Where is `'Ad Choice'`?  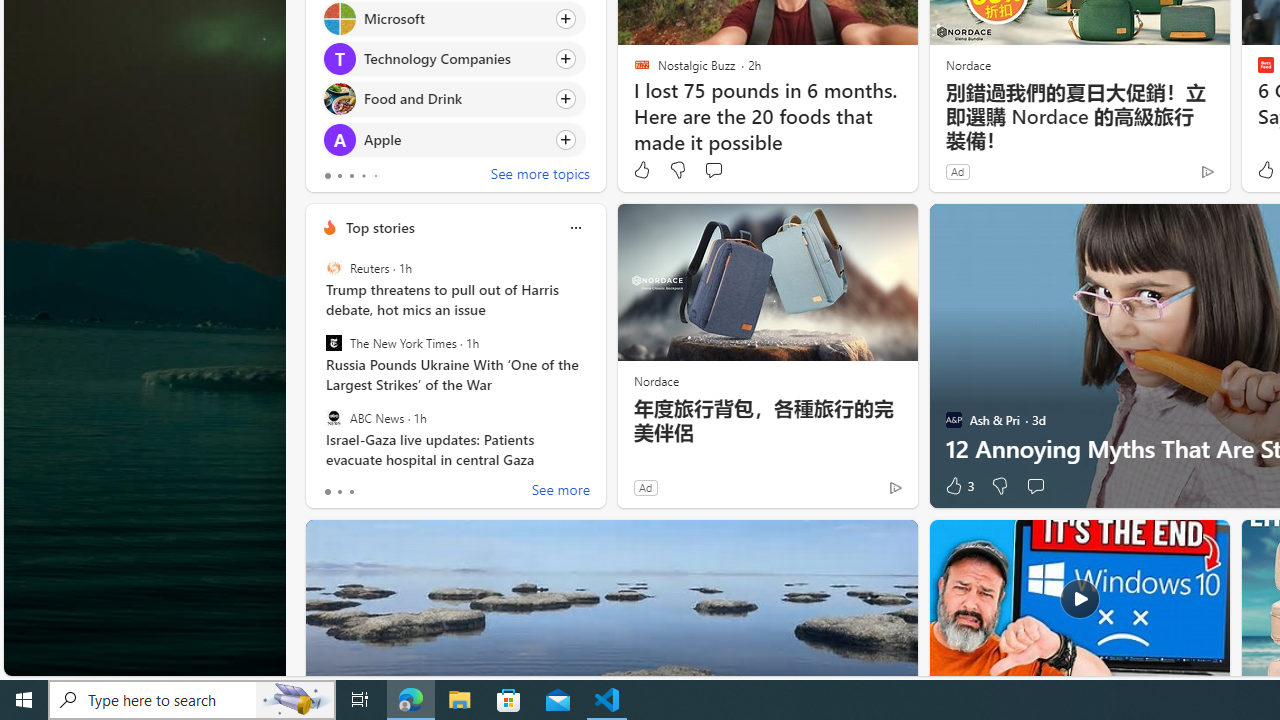 'Ad Choice' is located at coordinates (895, 487).